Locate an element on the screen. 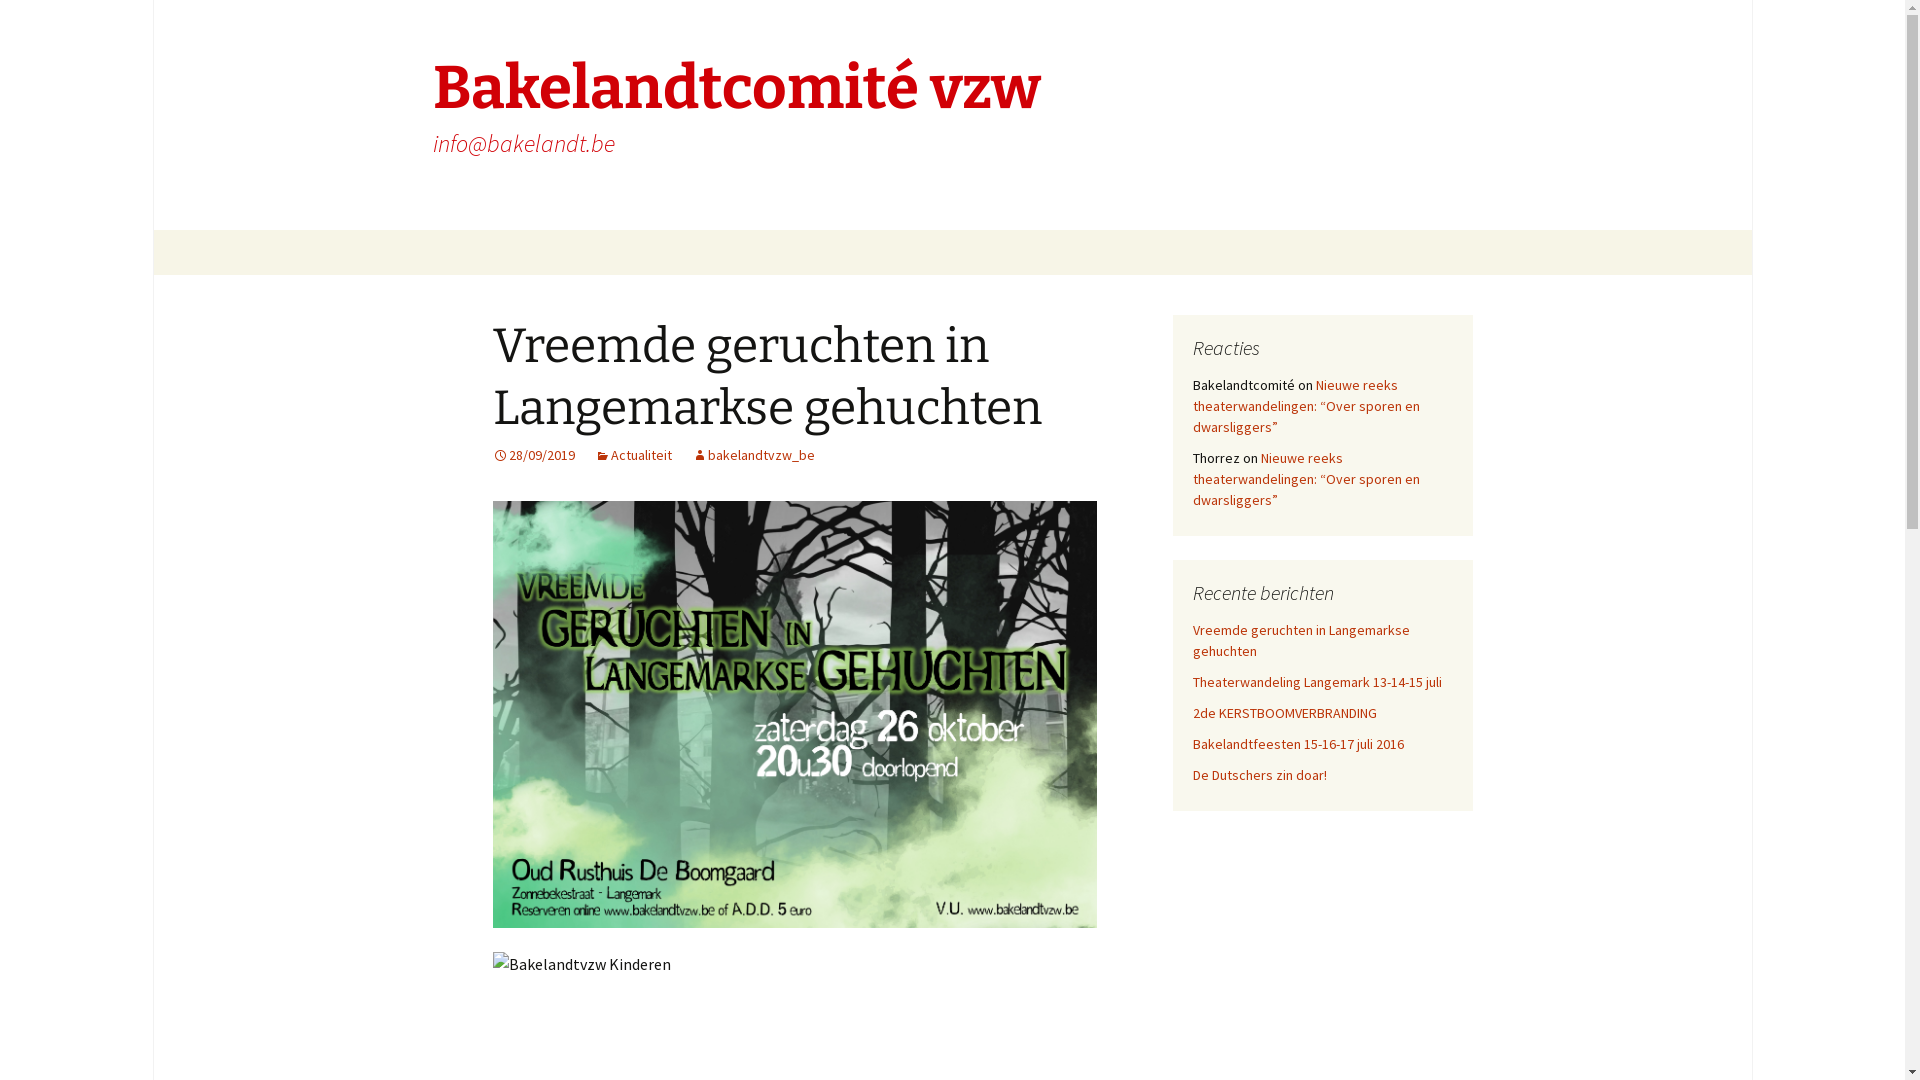 Image resolution: width=1920 pixels, height=1080 pixels. 'De Dutschers zin doar!' is located at coordinates (1257, 774).